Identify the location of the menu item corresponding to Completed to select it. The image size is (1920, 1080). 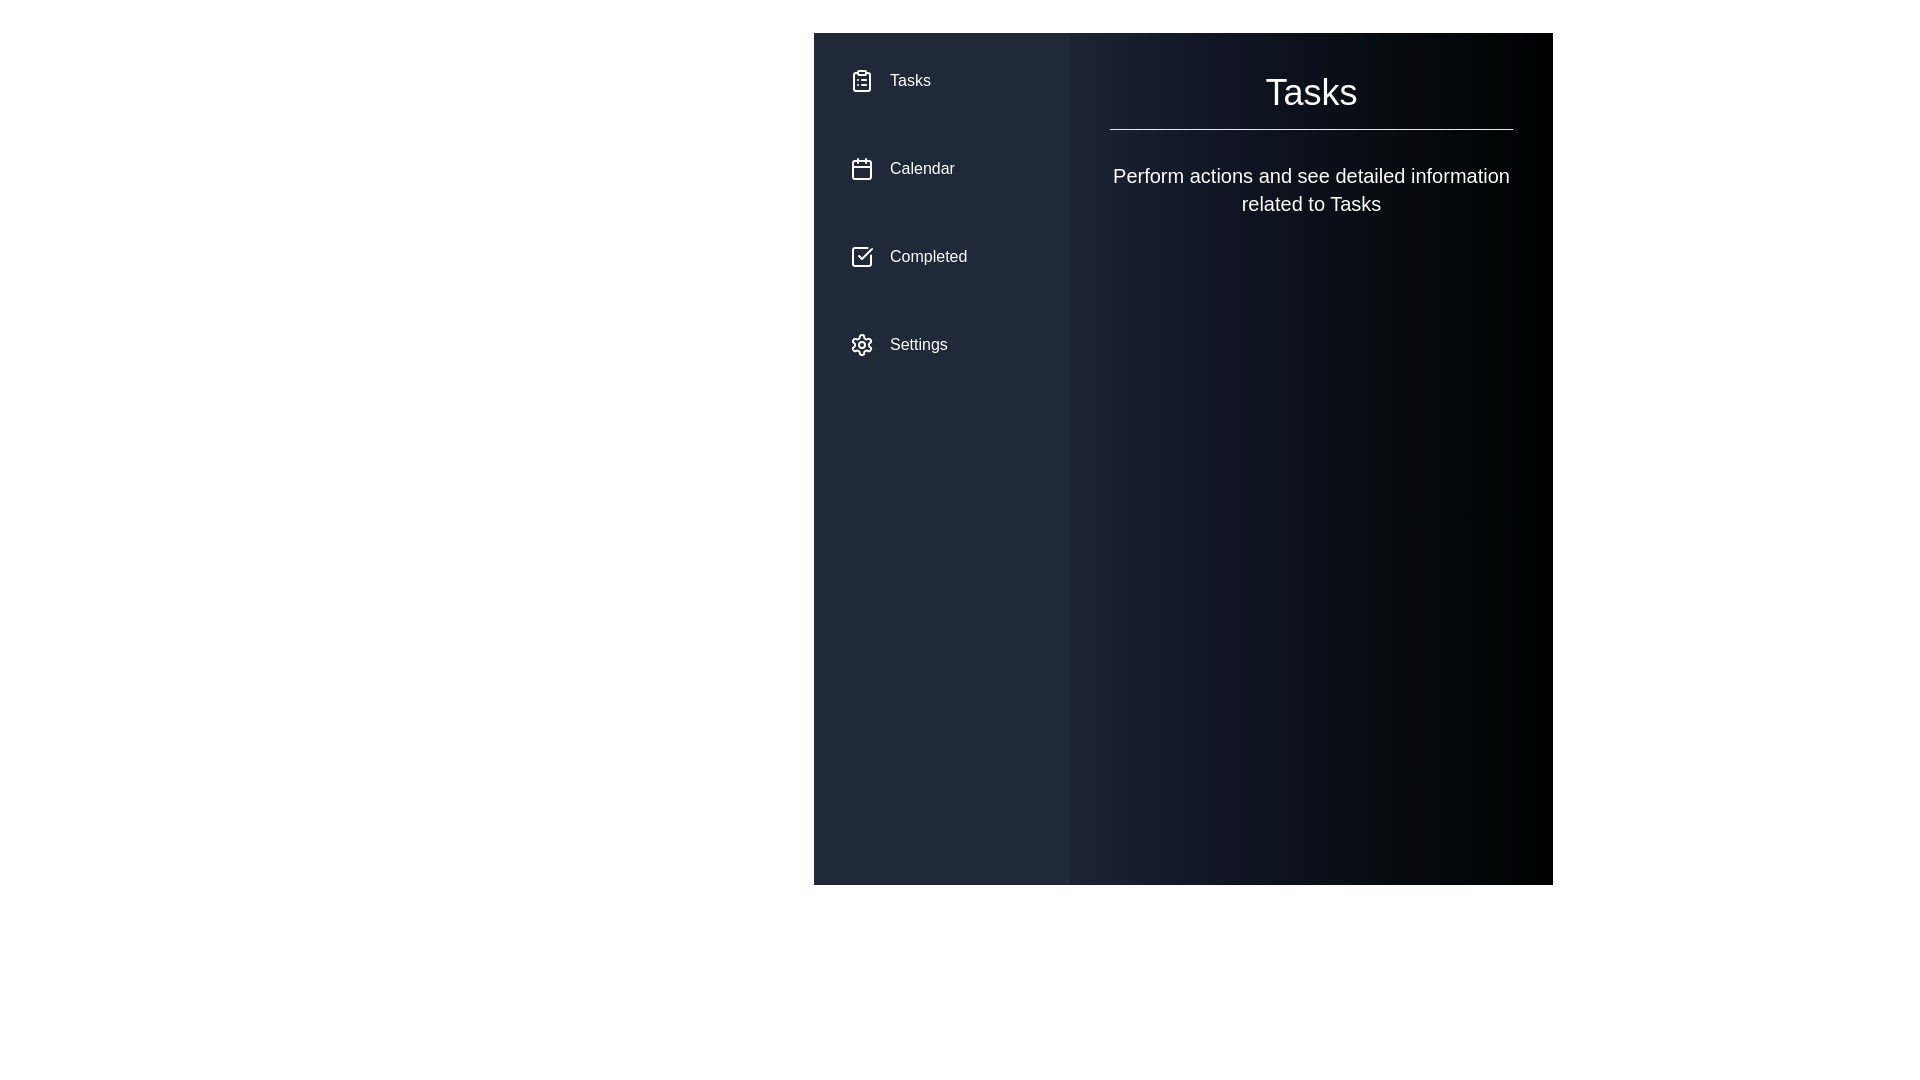
(940, 256).